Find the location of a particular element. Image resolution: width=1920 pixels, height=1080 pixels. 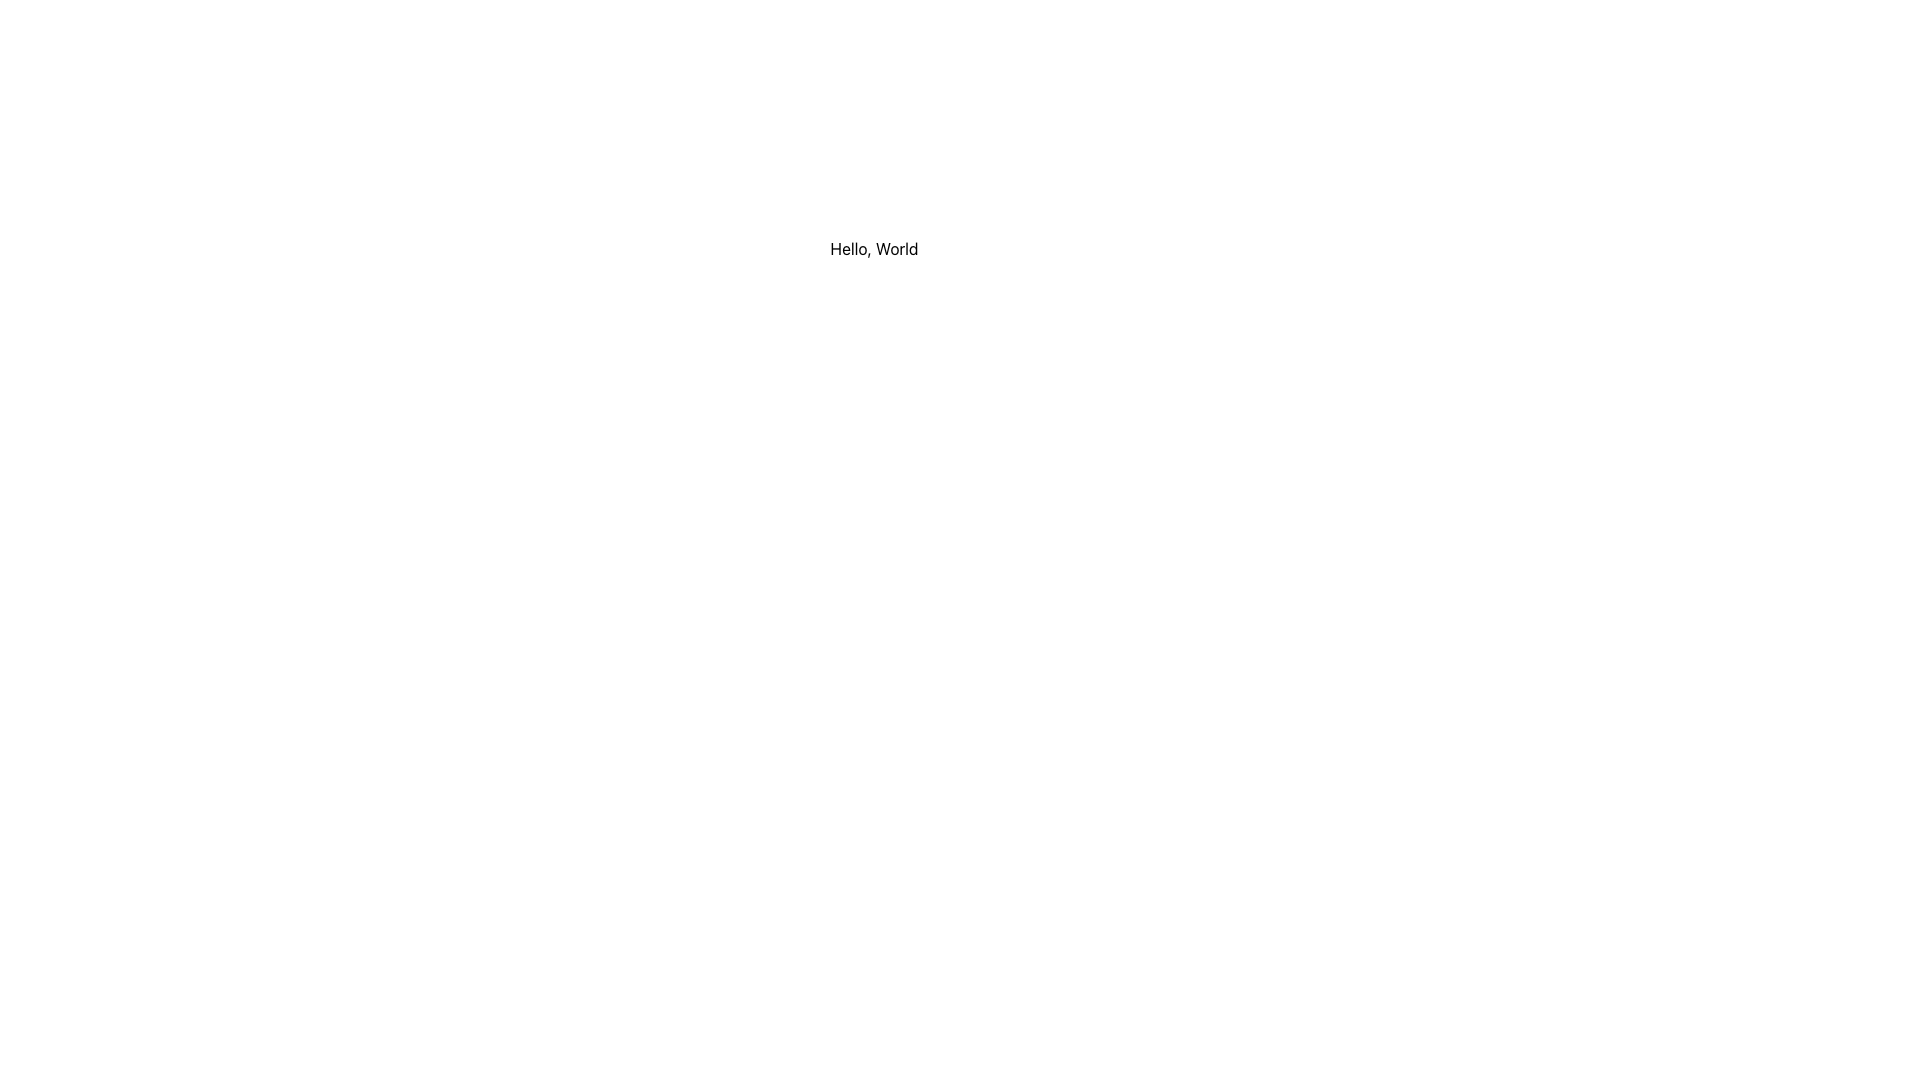

the text label displaying 'Hello, World' is located at coordinates (874, 248).